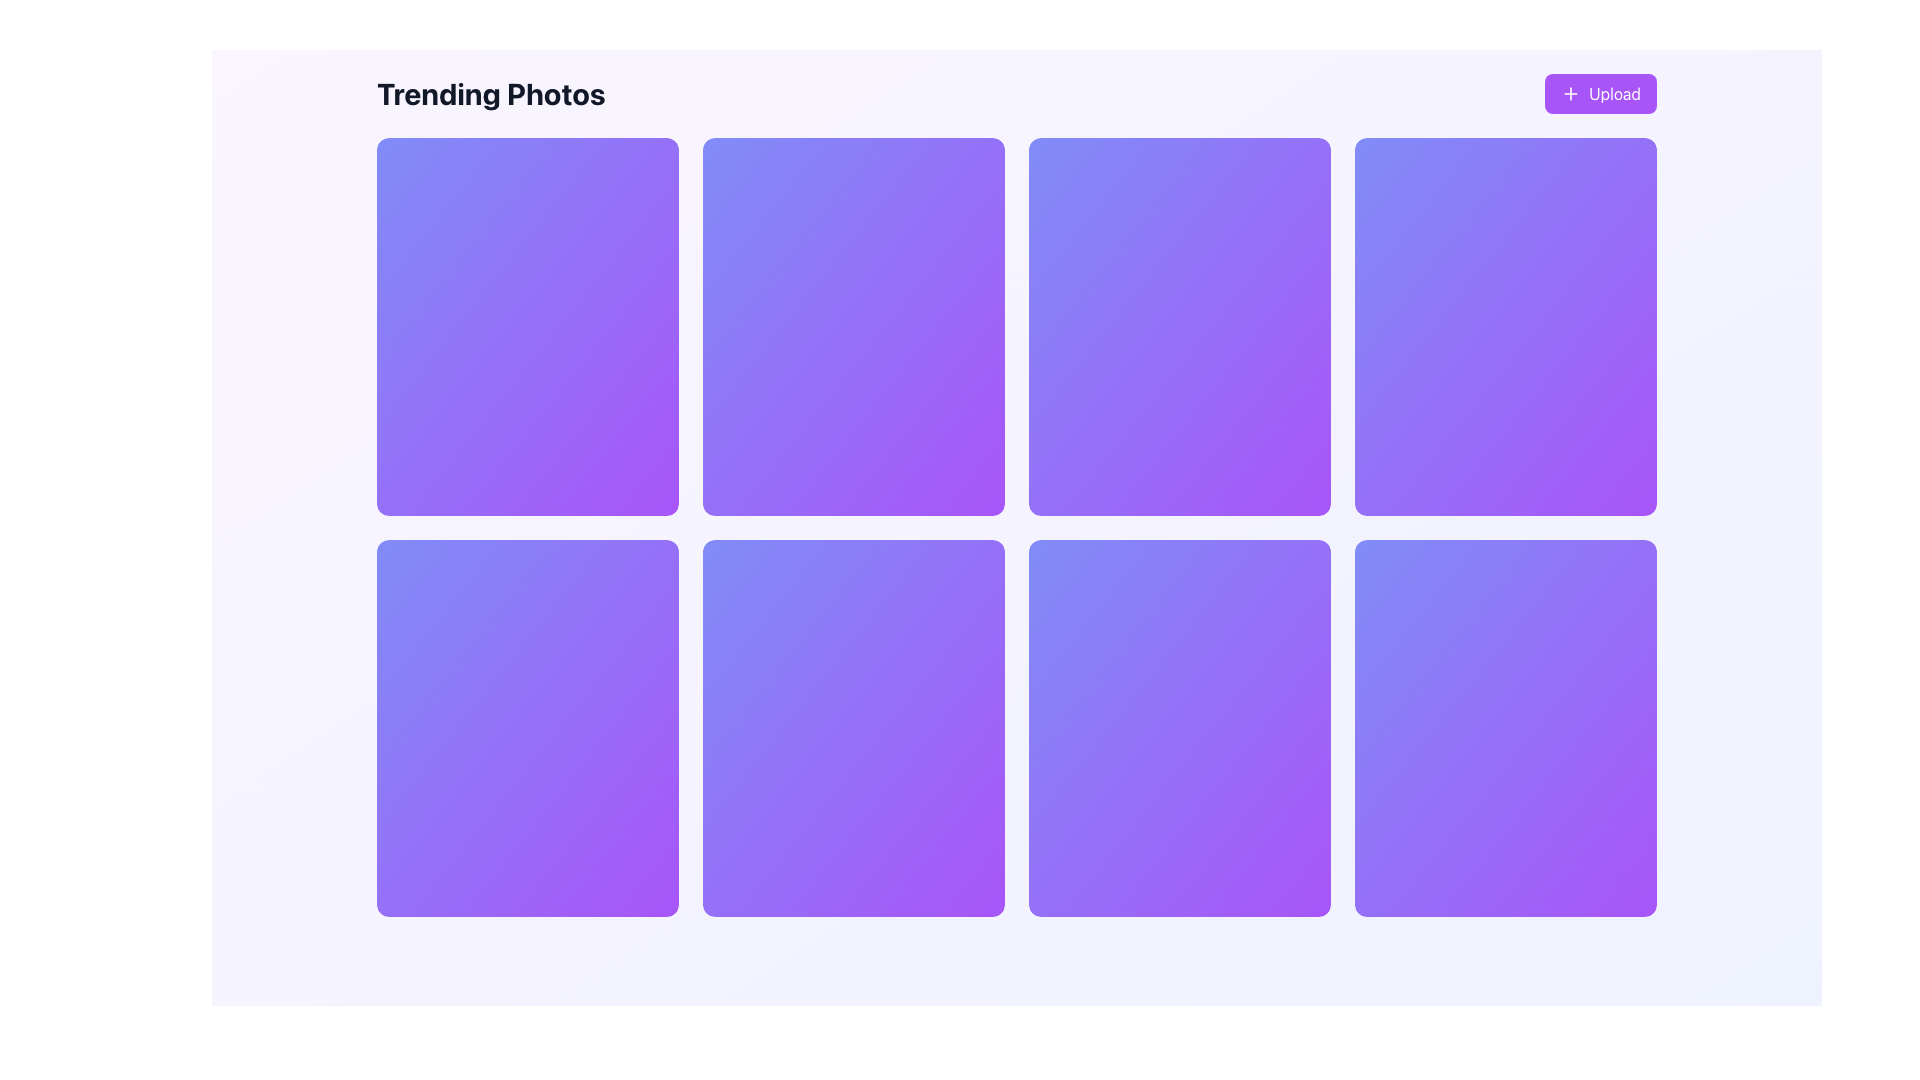 Image resolution: width=1920 pixels, height=1080 pixels. Describe the element at coordinates (528, 728) in the screenshot. I see `the interactive card containing textual information located in the second row and first column of the grid` at that location.